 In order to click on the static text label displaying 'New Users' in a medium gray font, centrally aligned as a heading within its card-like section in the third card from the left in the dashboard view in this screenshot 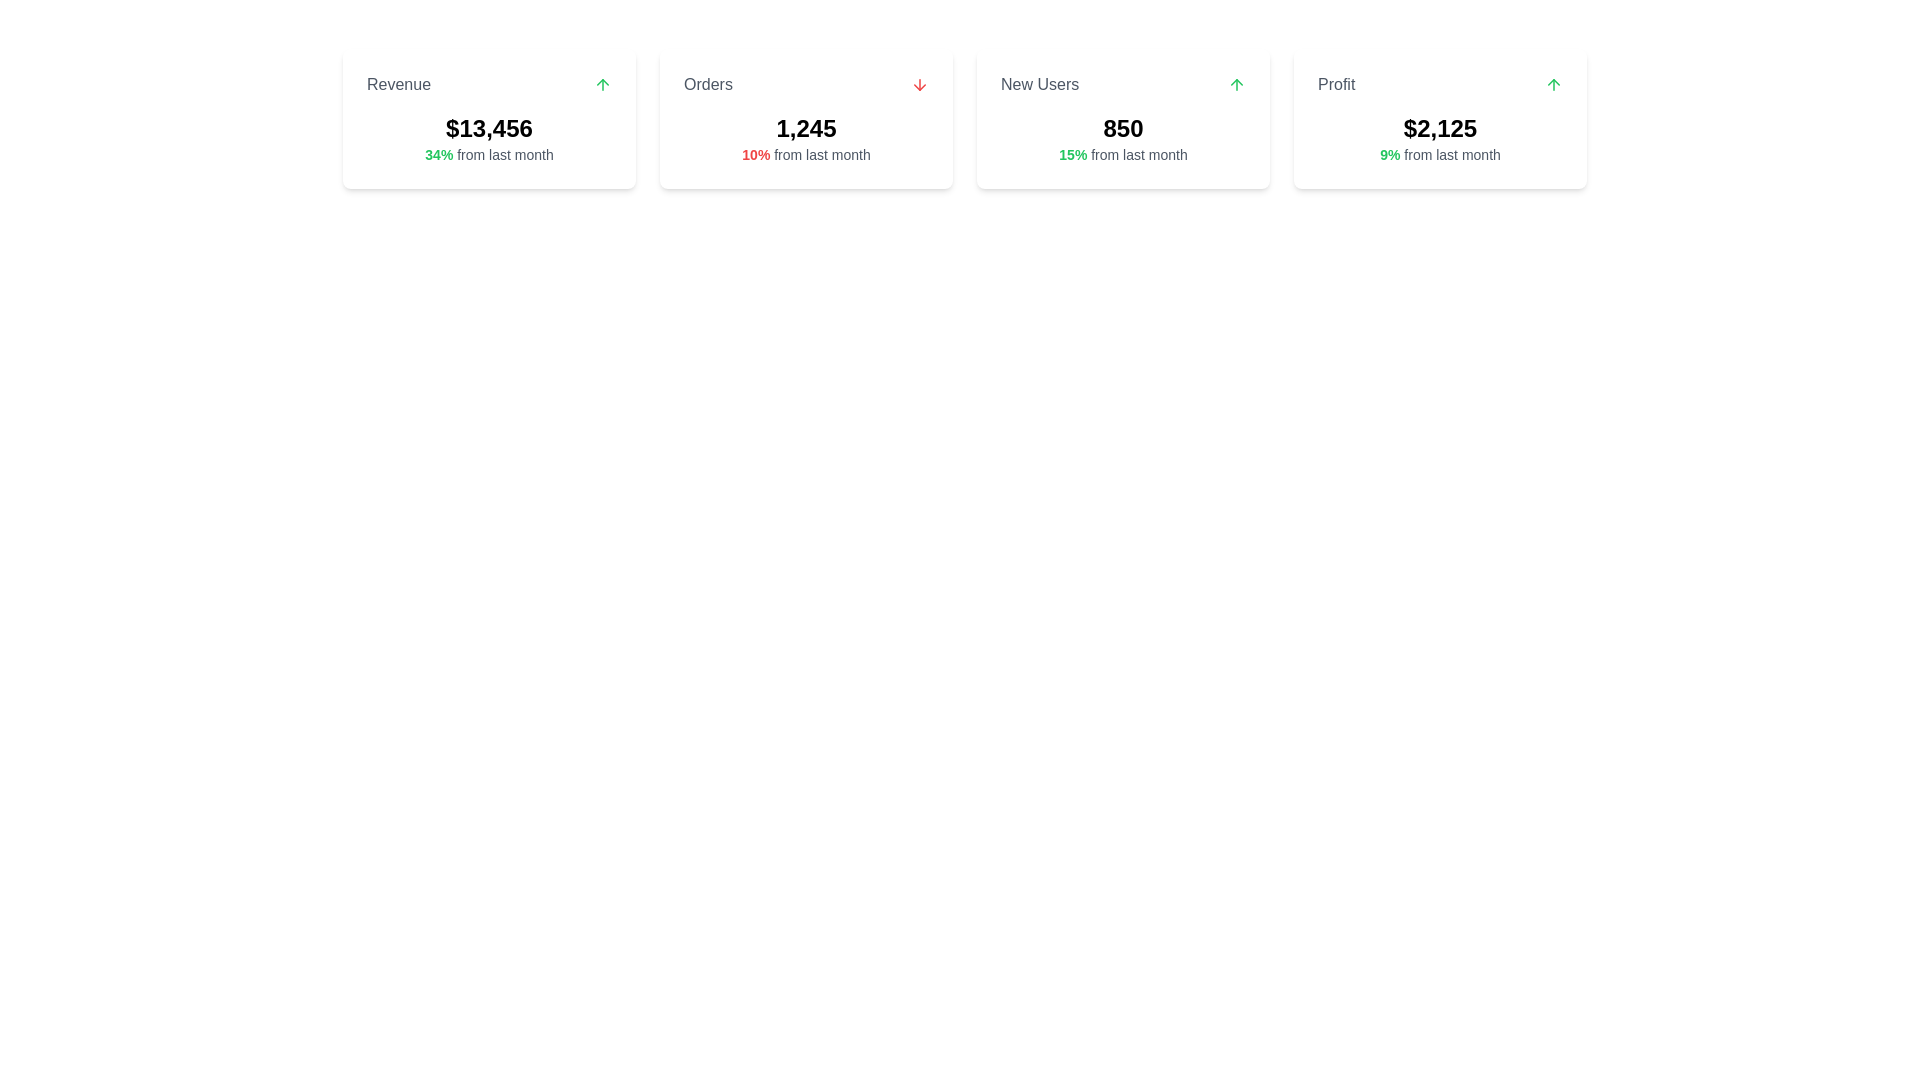, I will do `click(1040, 83)`.